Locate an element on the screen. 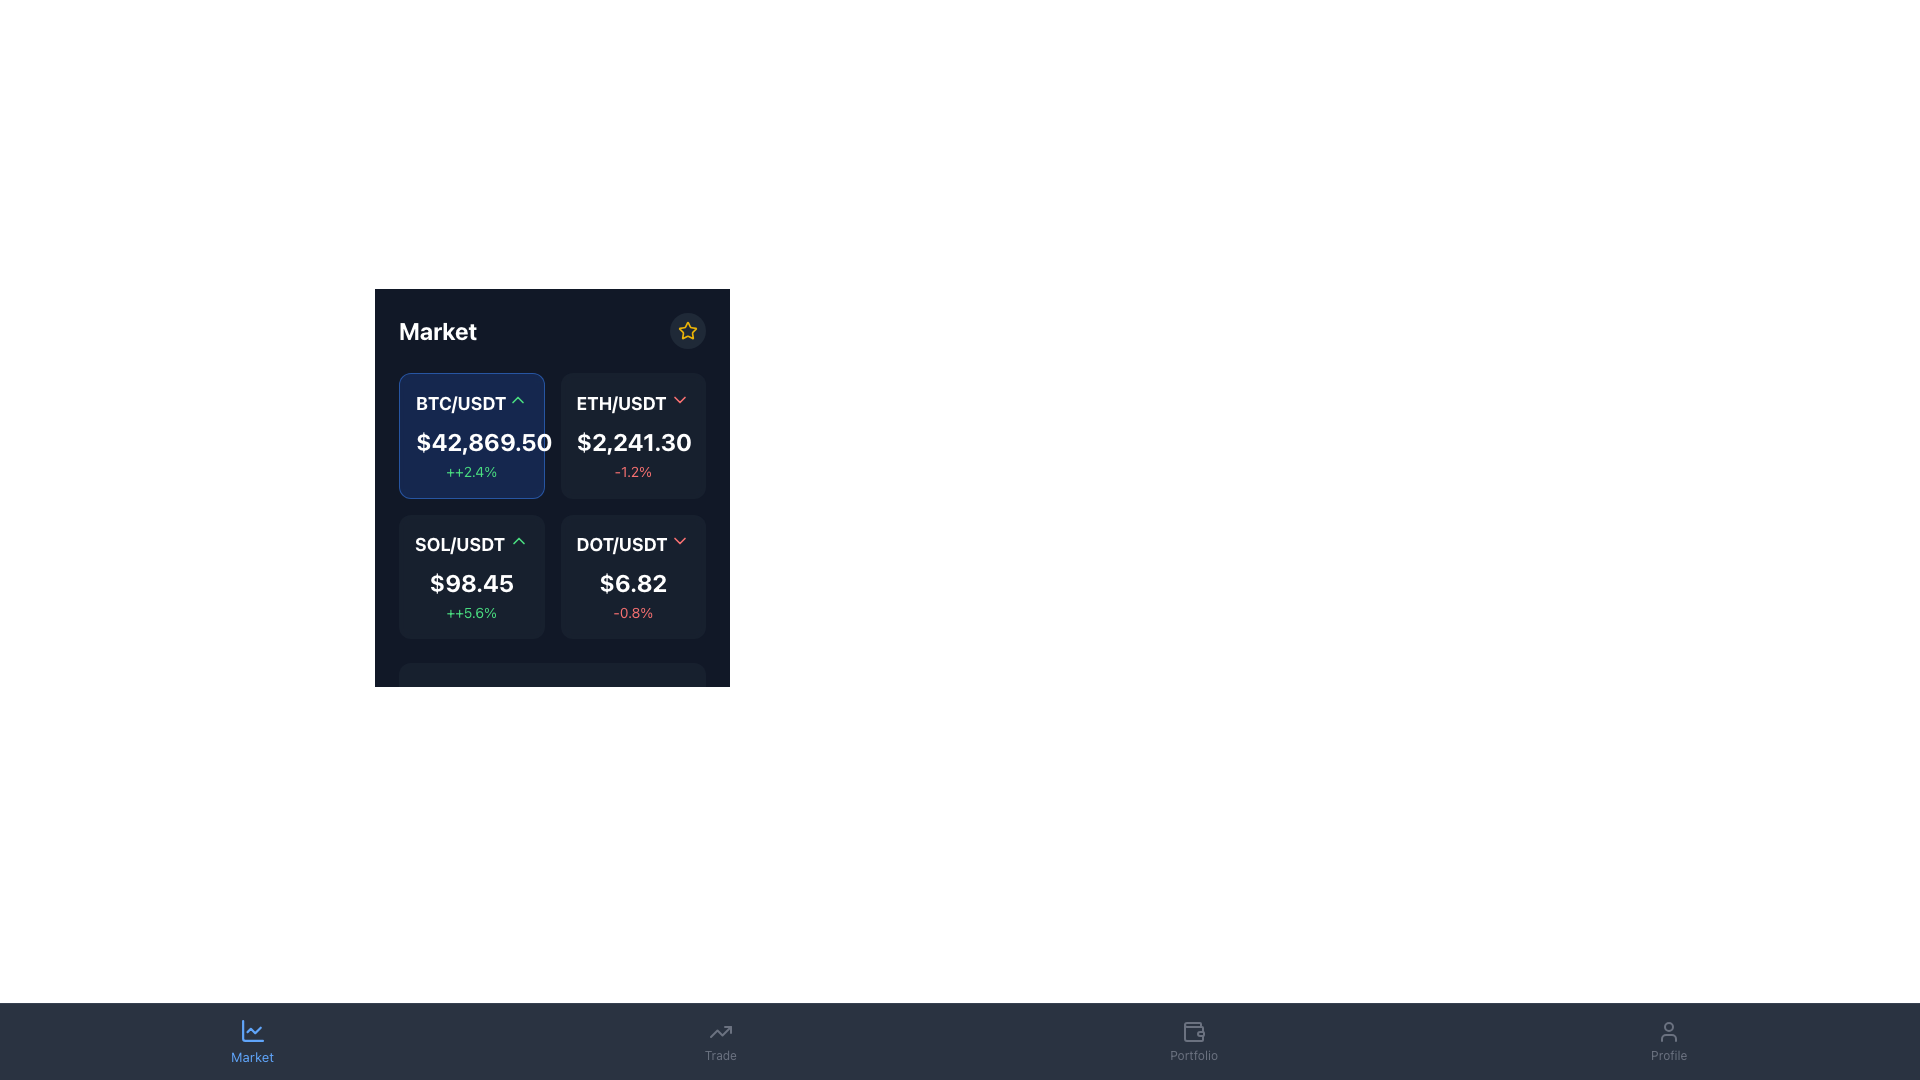  the downward-pointing chevron arrow icon beside the 'DOT/USDT' label is located at coordinates (680, 540).